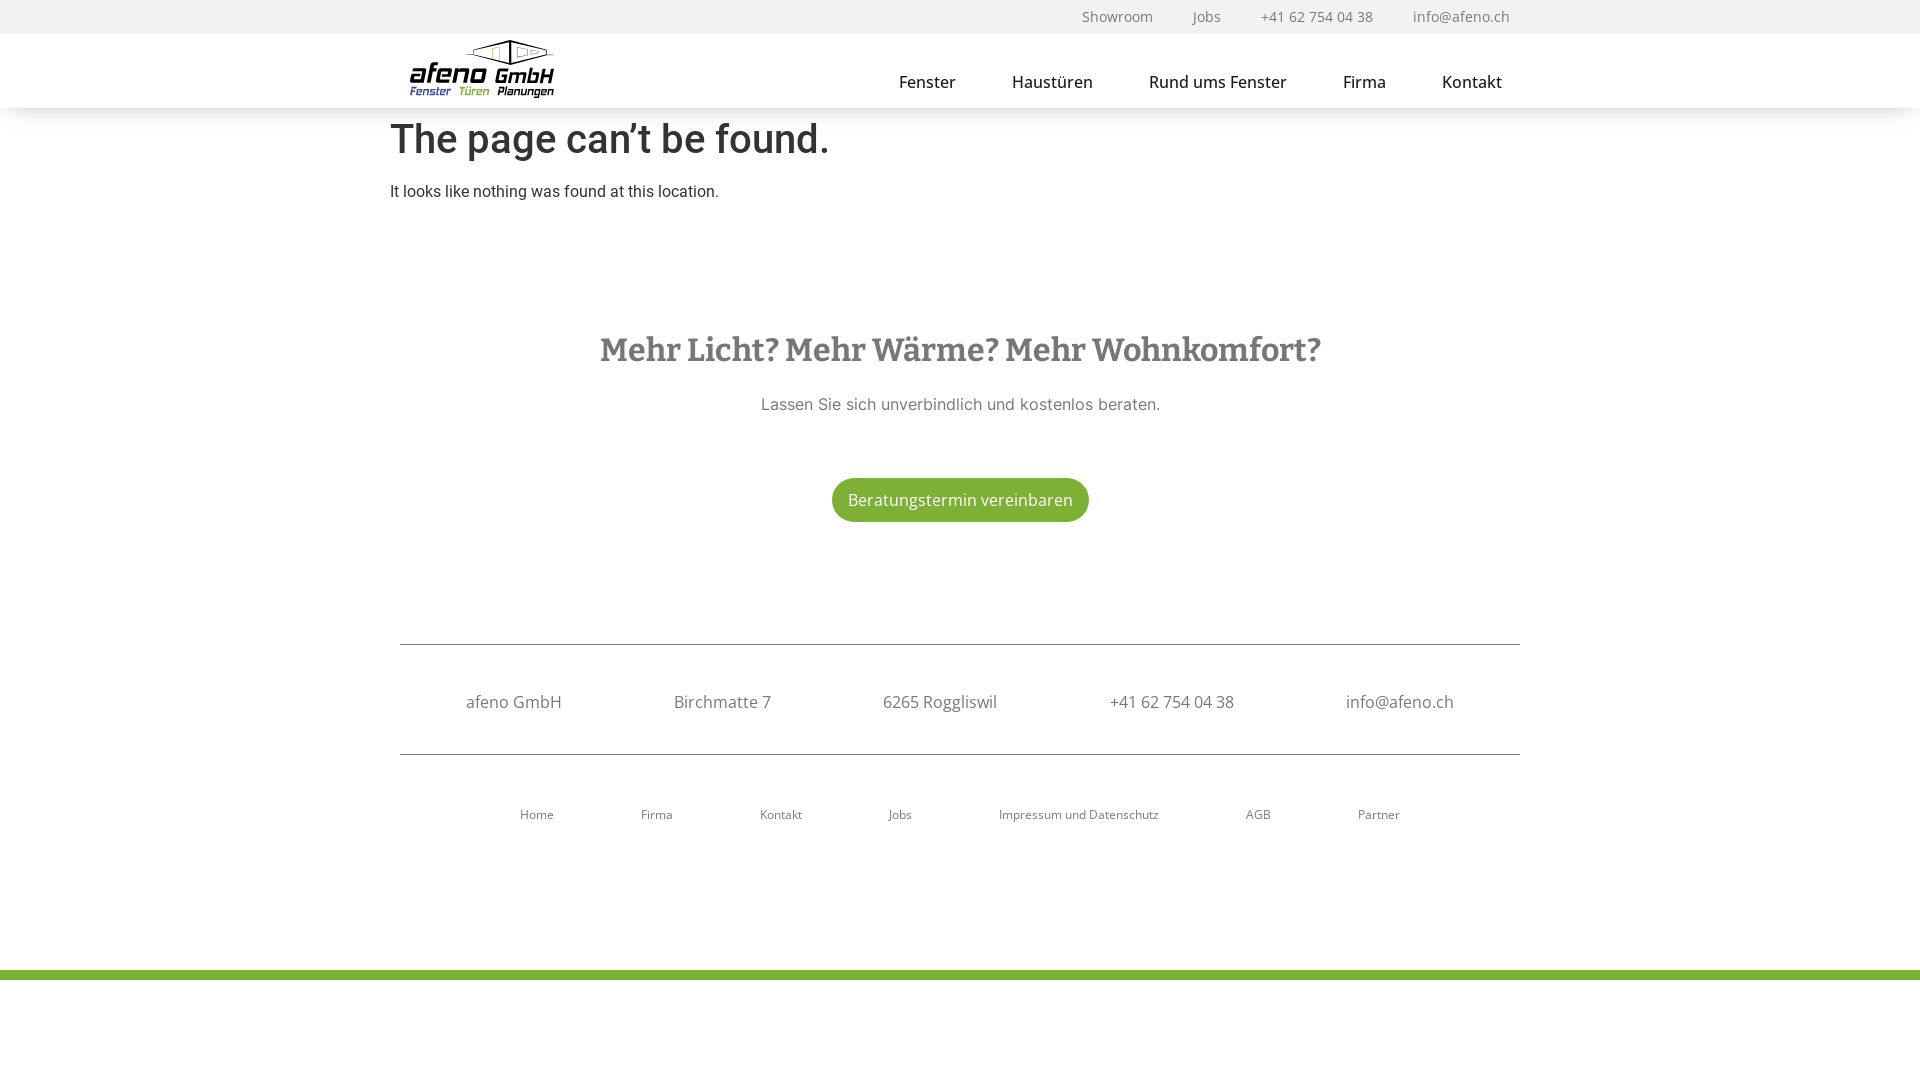 This screenshot has width=1920, height=1080. I want to click on 'Beratungstermin vereinbaren', so click(960, 499).